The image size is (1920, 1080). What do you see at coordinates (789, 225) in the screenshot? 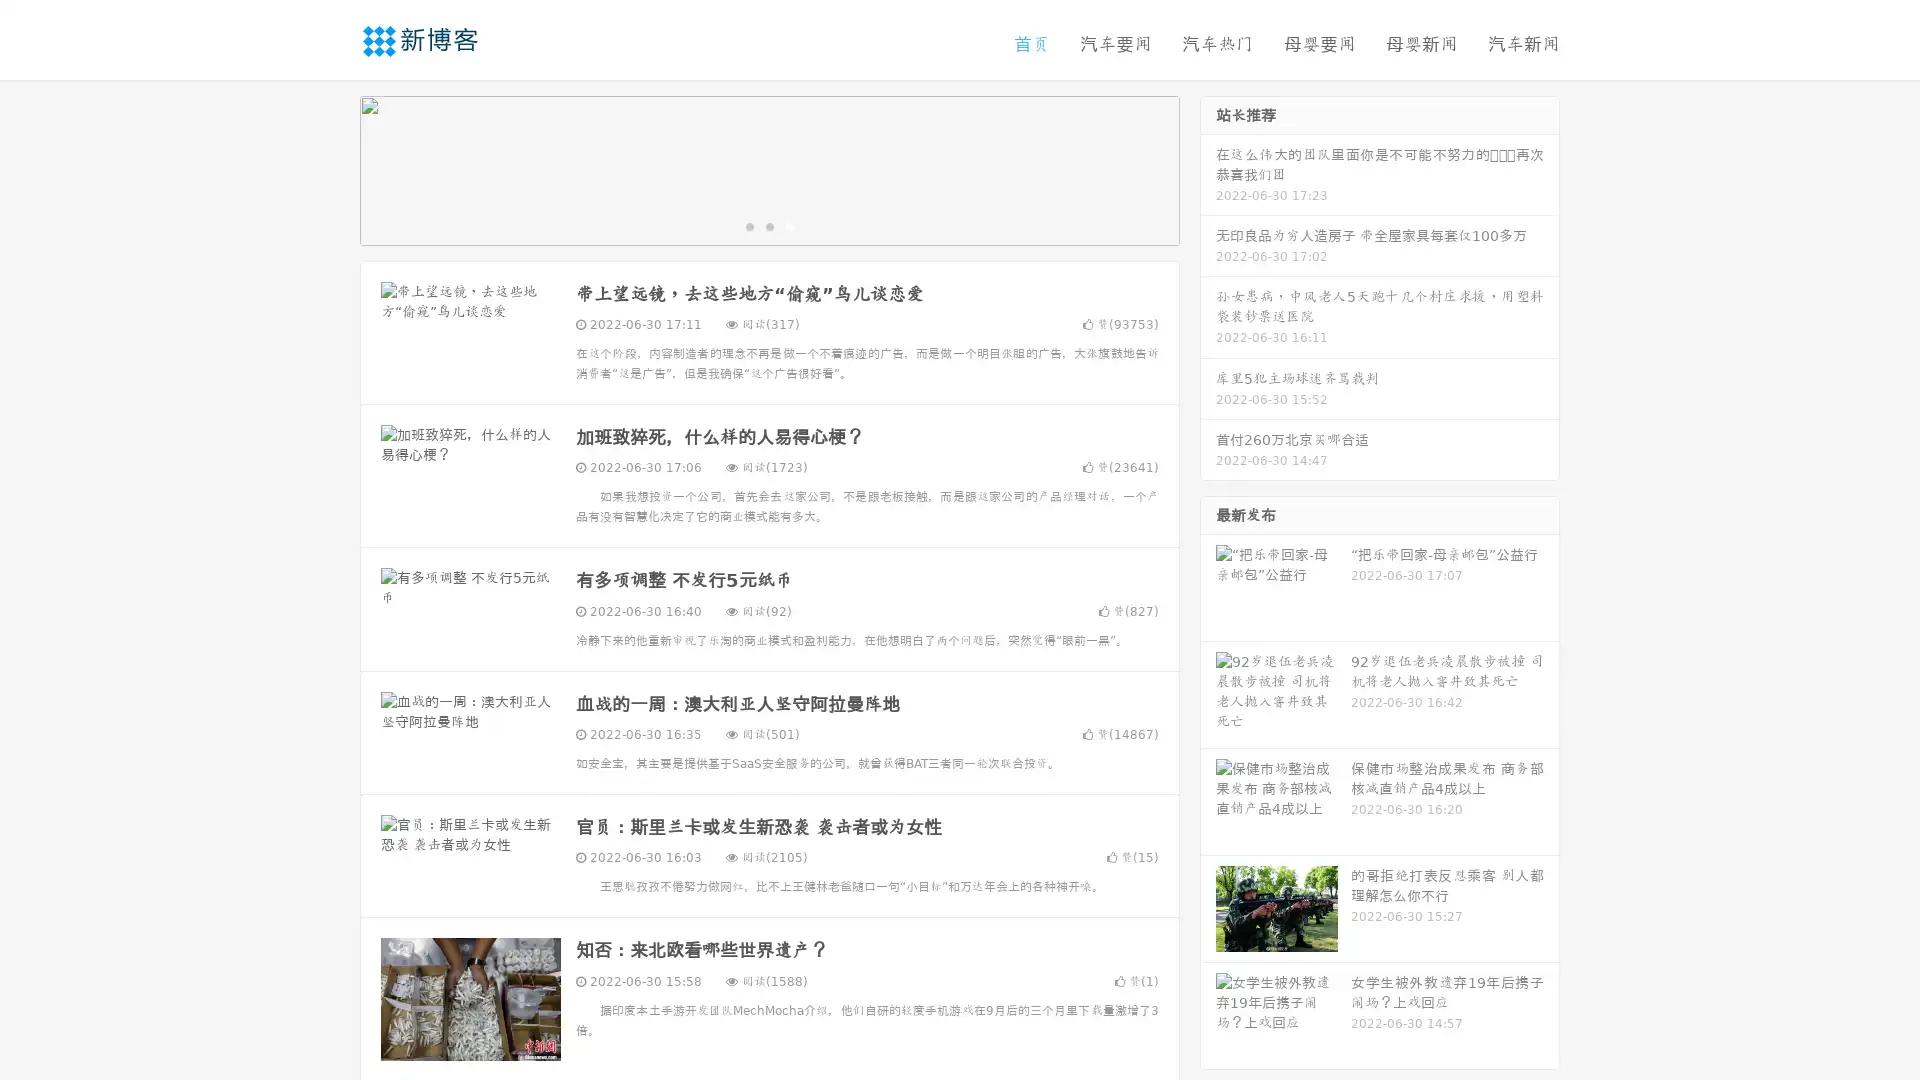
I see `Go to slide 3` at bounding box center [789, 225].